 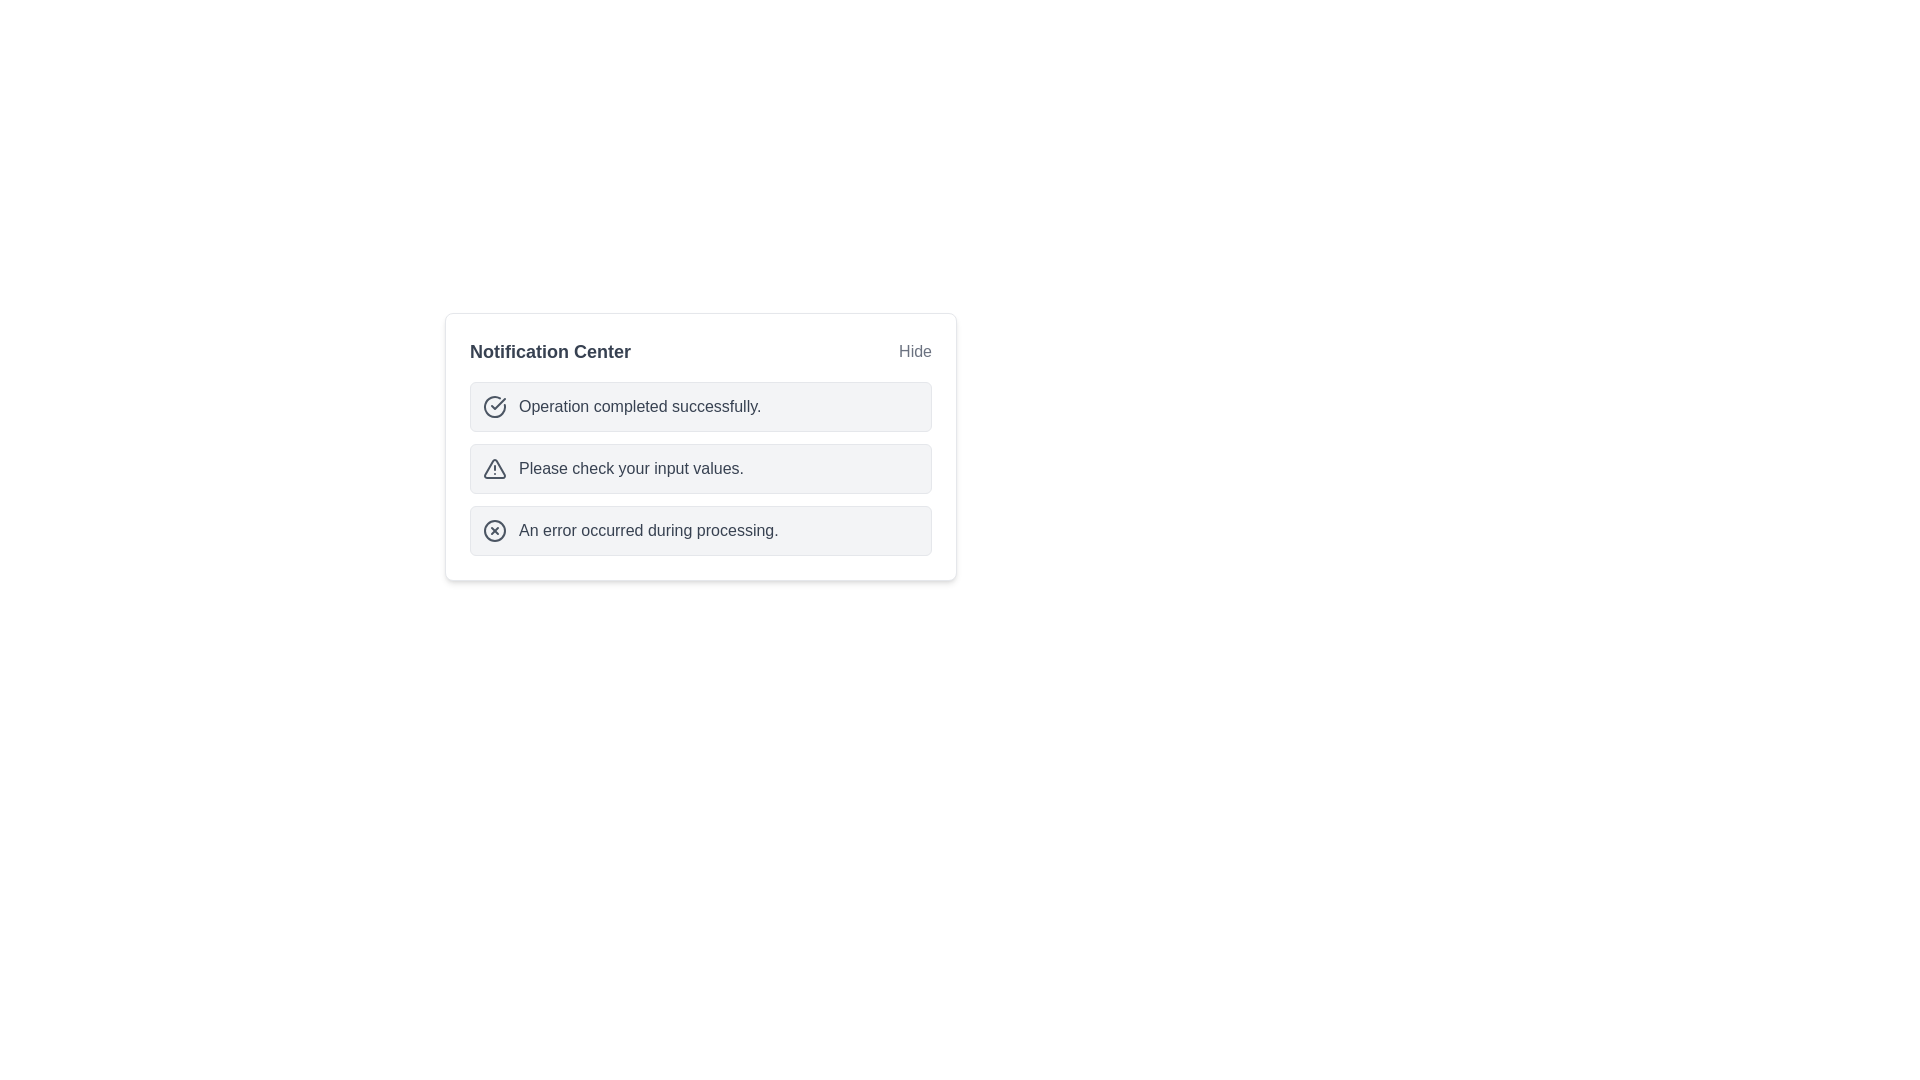 What do you see at coordinates (914, 350) in the screenshot?
I see `the 'Hide' button` at bounding box center [914, 350].